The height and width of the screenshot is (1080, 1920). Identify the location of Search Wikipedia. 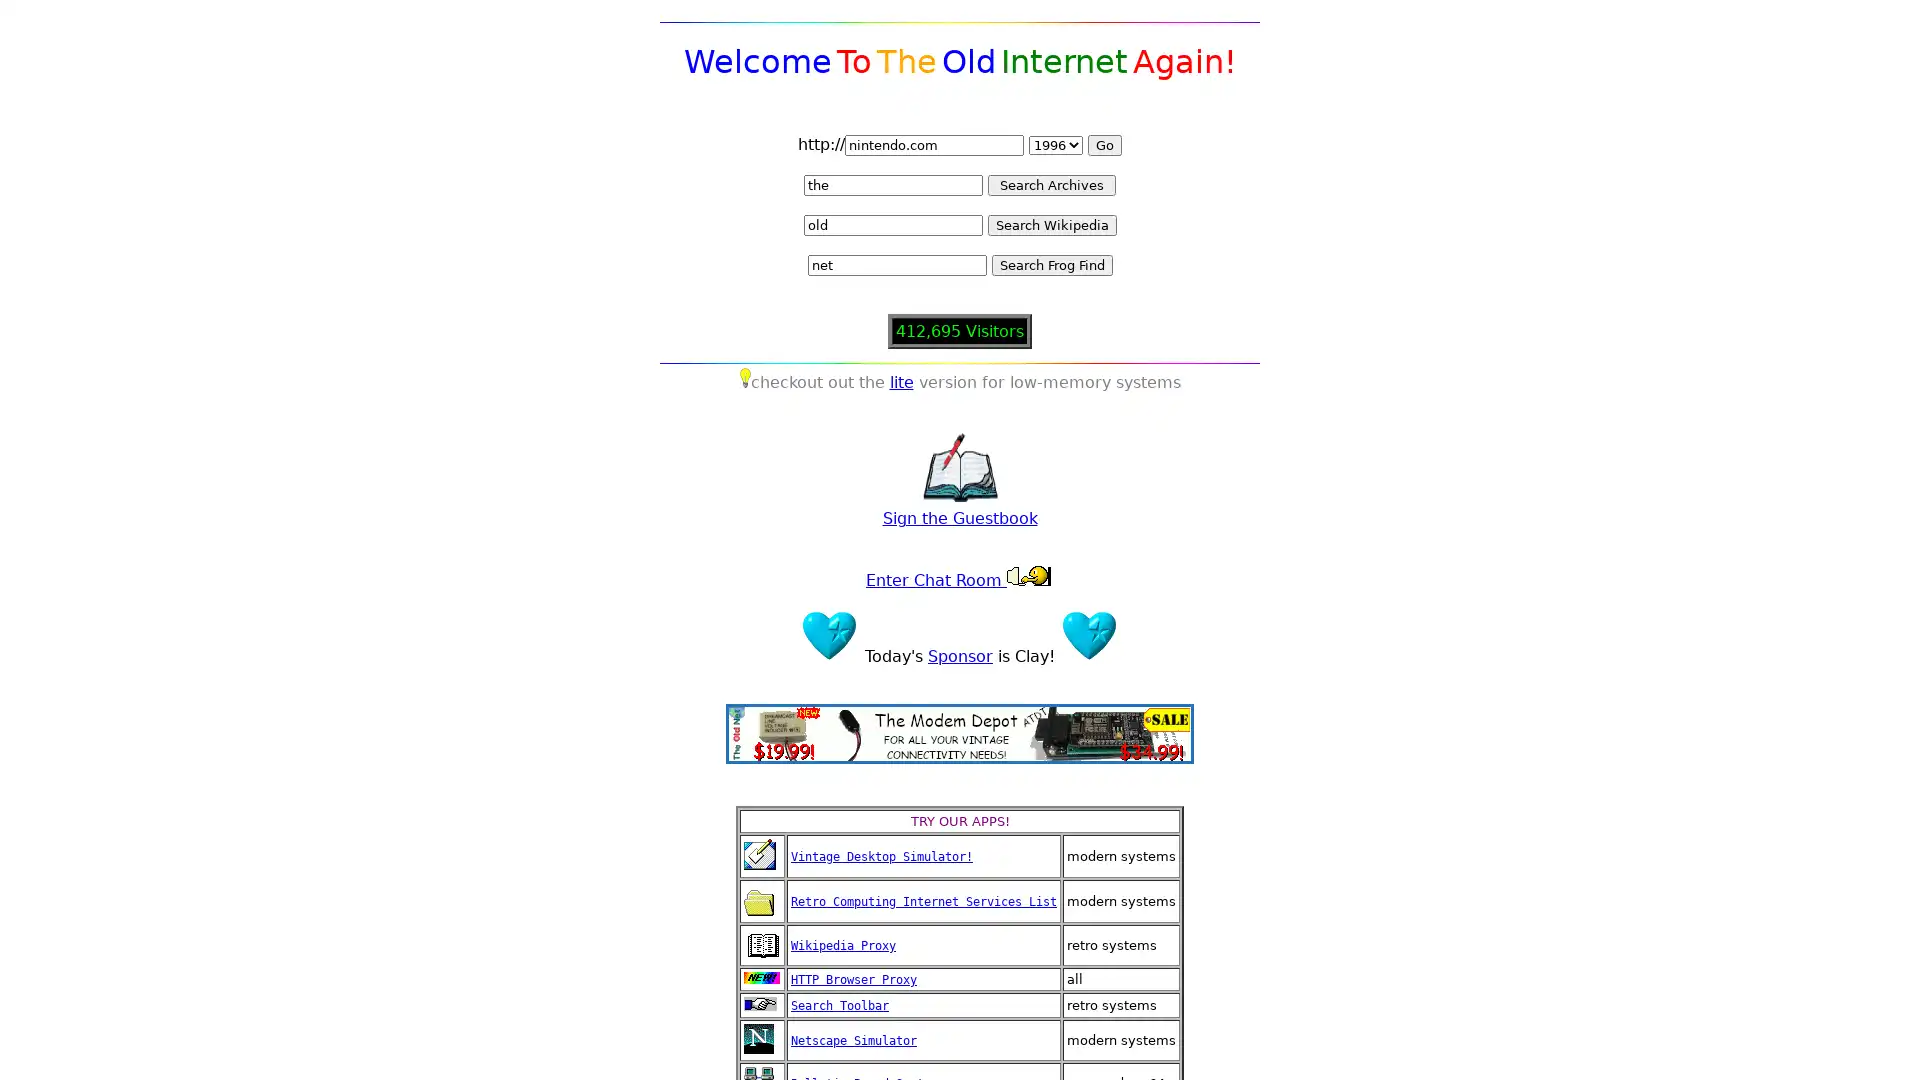
(1050, 225).